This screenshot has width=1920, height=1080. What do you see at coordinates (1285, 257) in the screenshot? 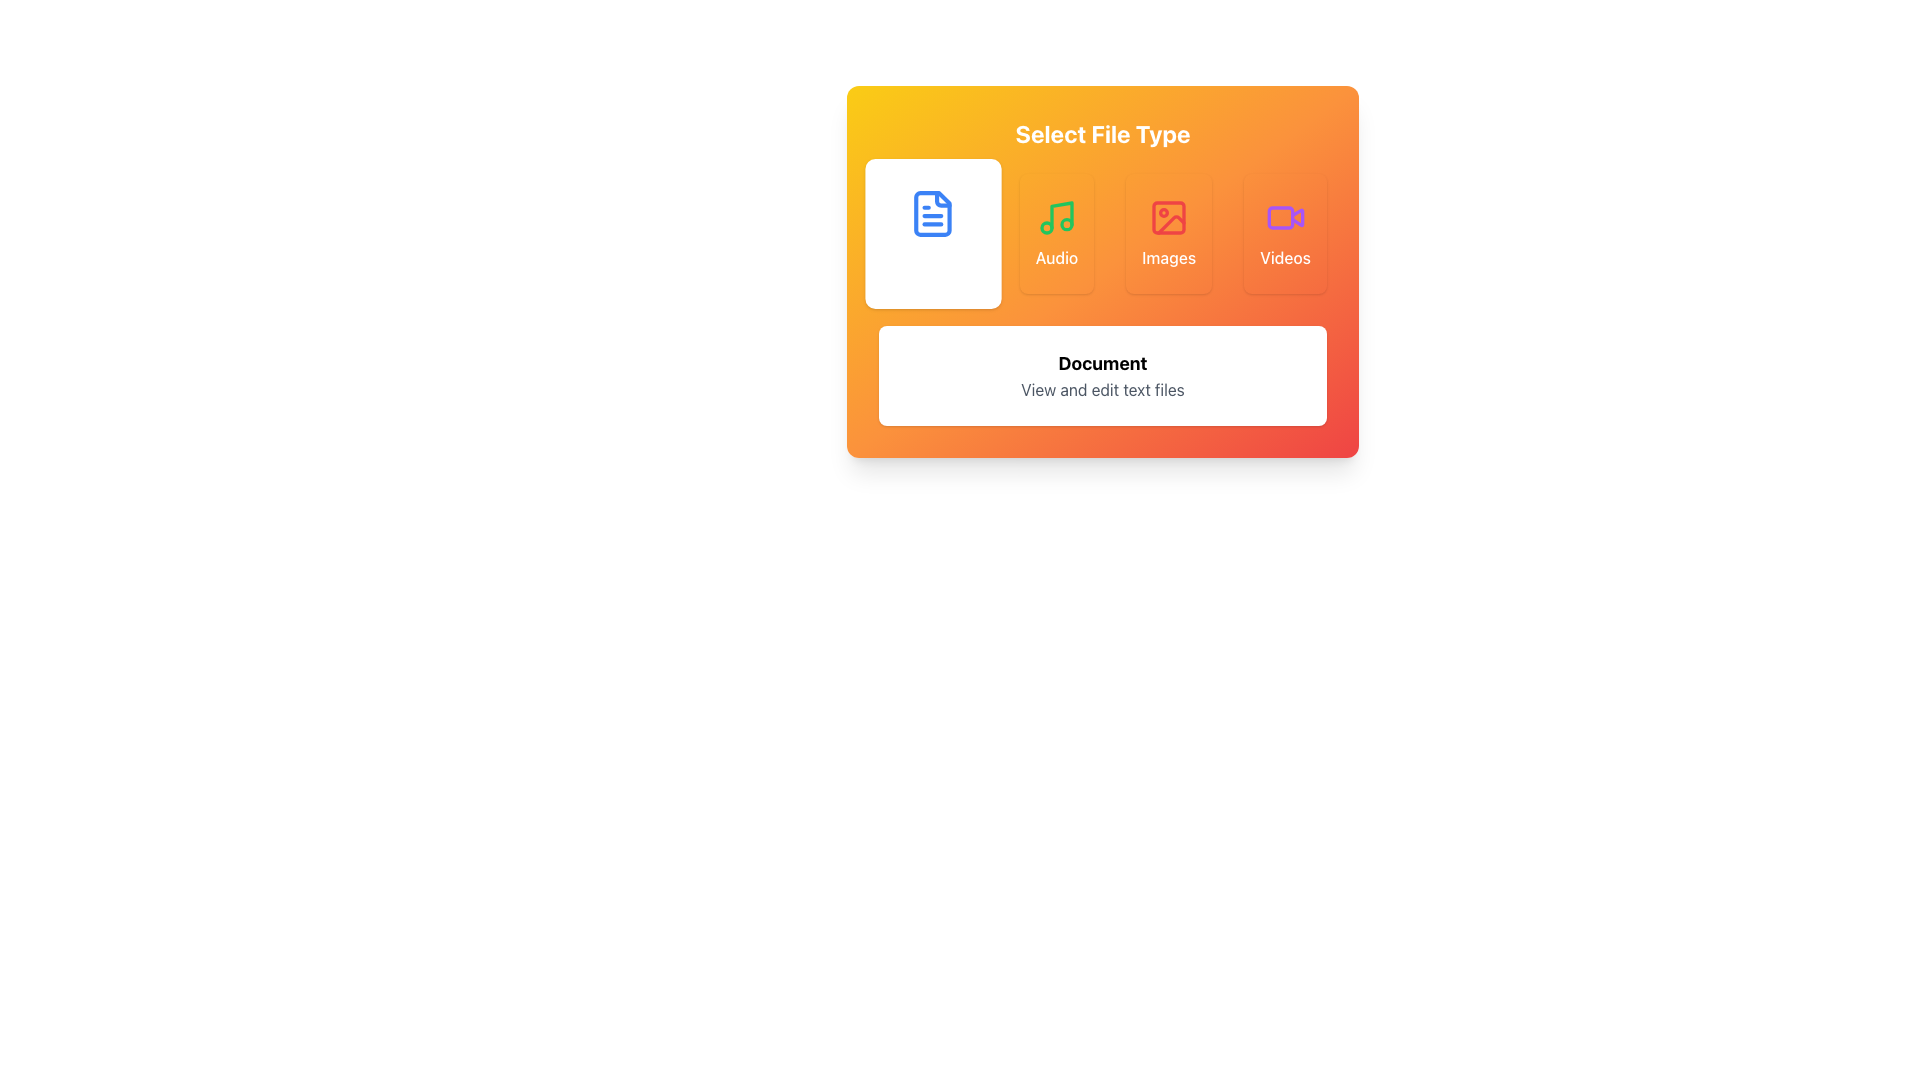
I see `the 'Videos' text label, which is styled with a white medium-weight font on an orange background, located beneath a video camera icon in the fourth box of a horizontal sequence` at bounding box center [1285, 257].